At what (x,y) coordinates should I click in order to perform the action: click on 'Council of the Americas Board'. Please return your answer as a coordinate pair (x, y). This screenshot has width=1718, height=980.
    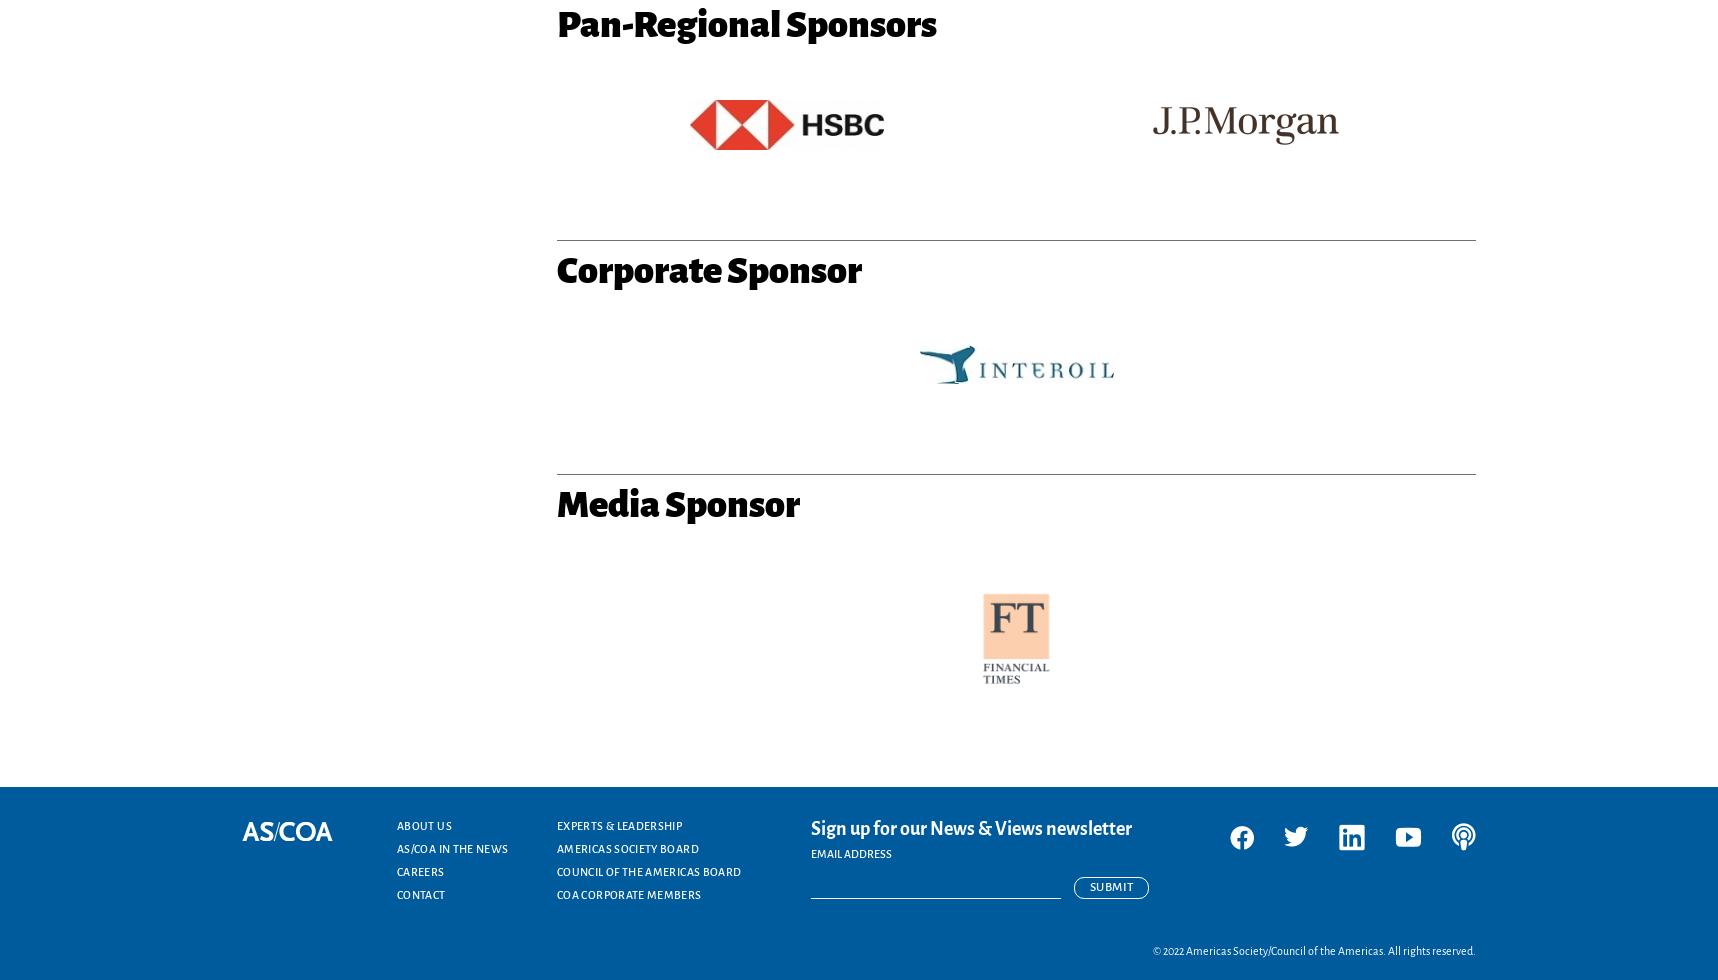
    Looking at the image, I should click on (649, 871).